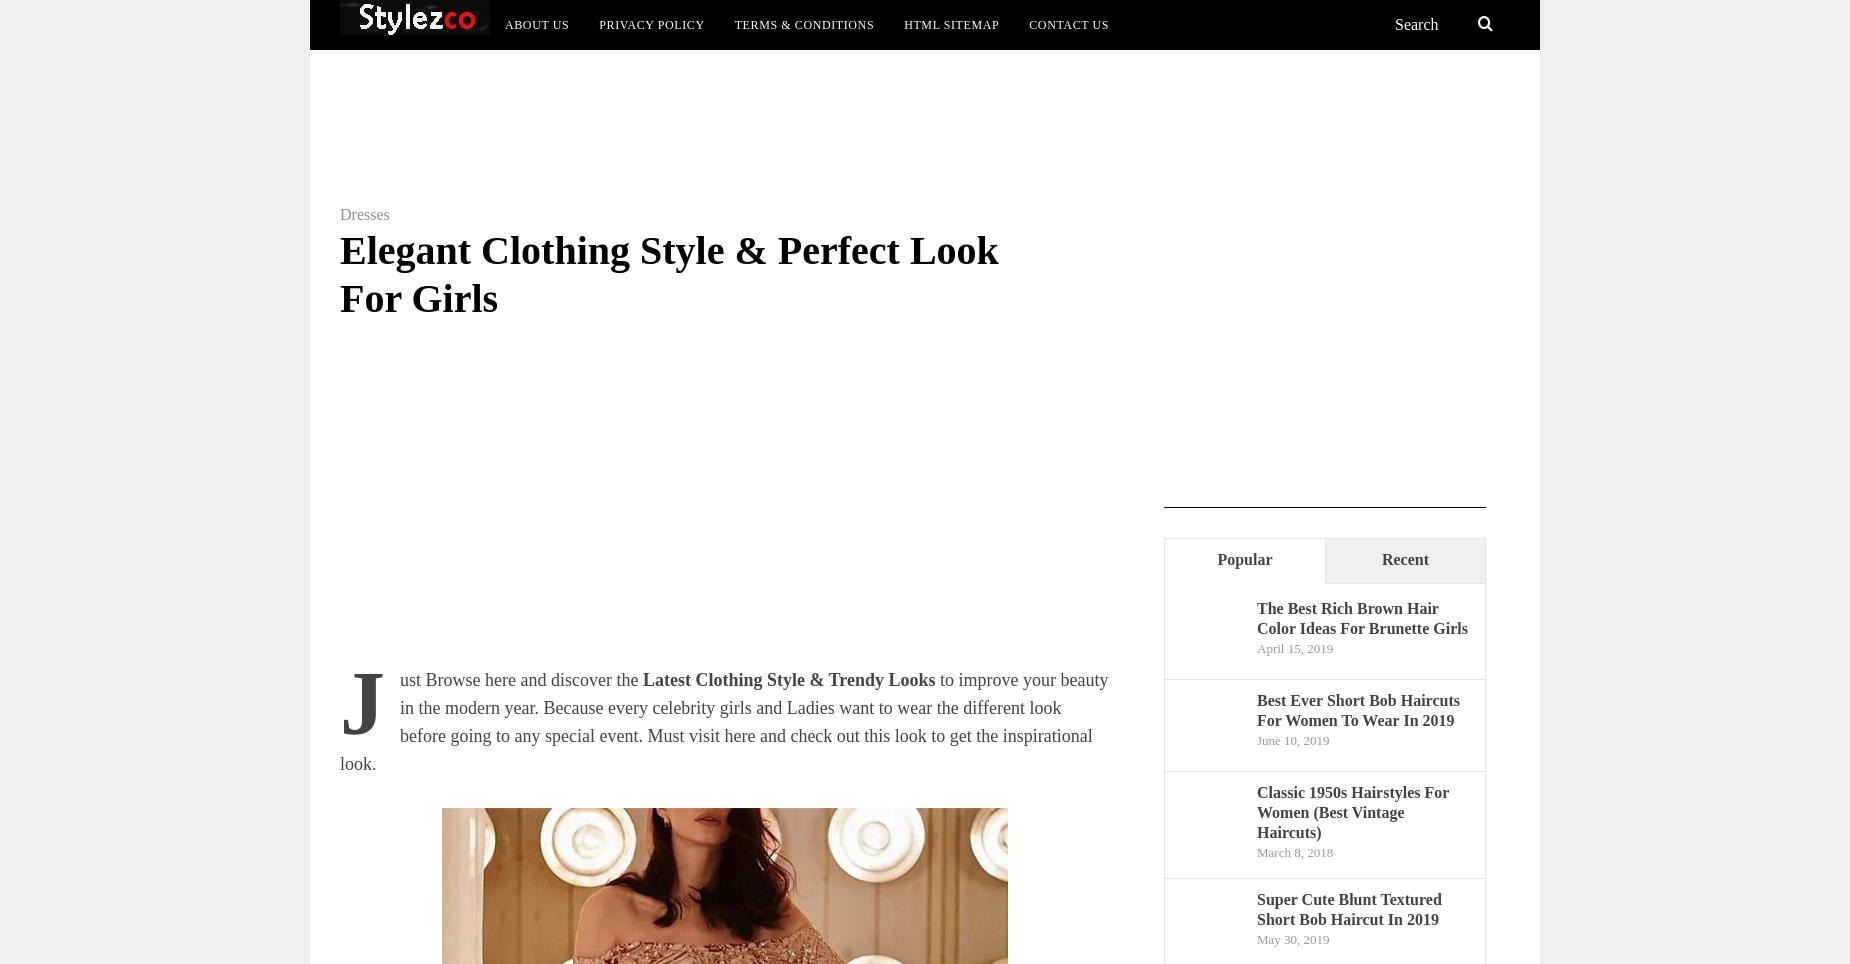  What do you see at coordinates (724, 722) in the screenshot?
I see `'to improve your beauty in the modern year. Because every celebrity girls and Ladies want to wear the different look before going to any special event. Must visit here and check out this look to get the inspirational look.'` at bounding box center [724, 722].